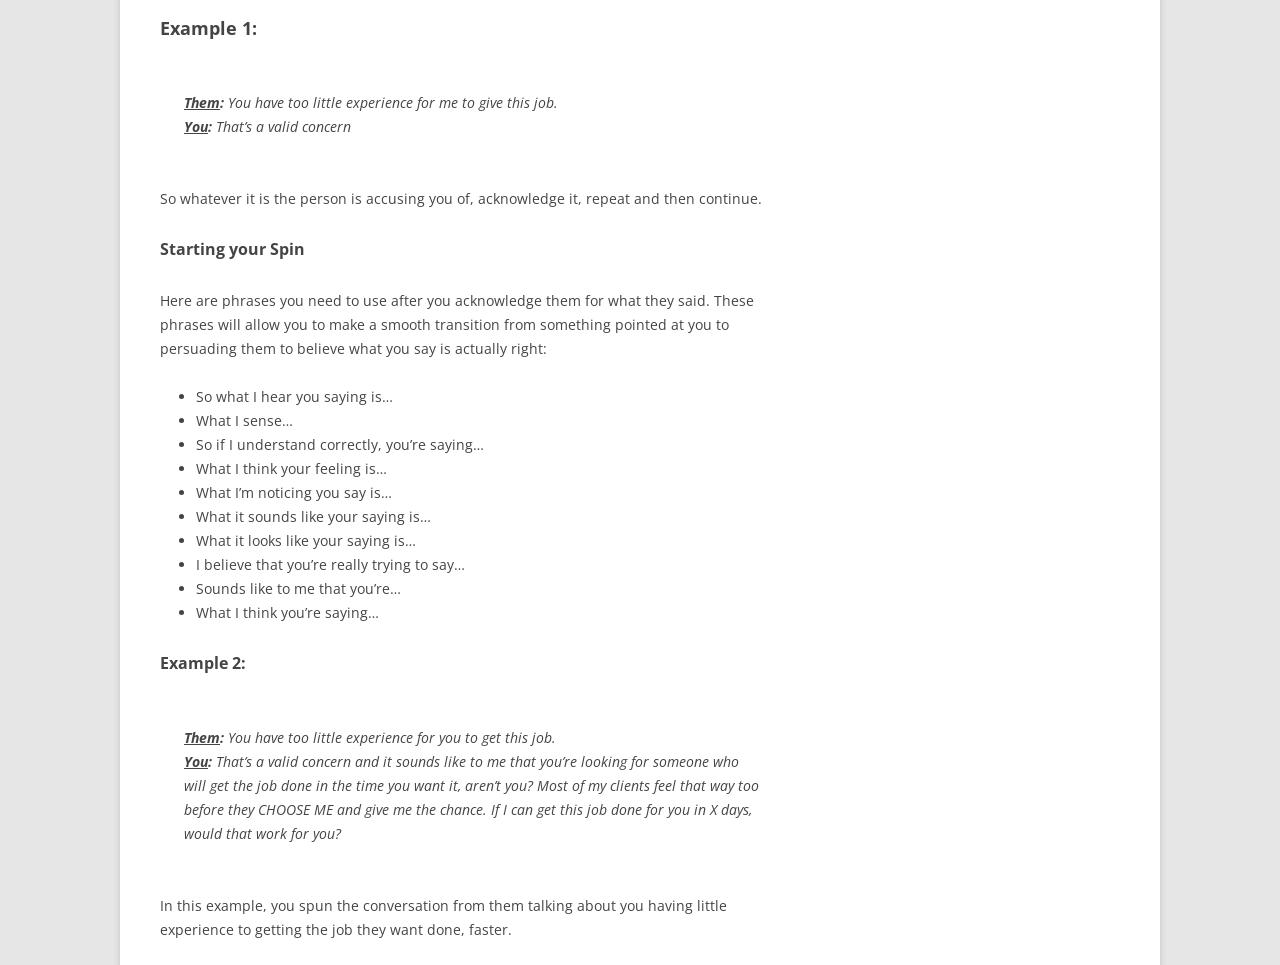  Describe the element at coordinates (339, 443) in the screenshot. I see `'So if I understand correctly, you’re saying…'` at that location.